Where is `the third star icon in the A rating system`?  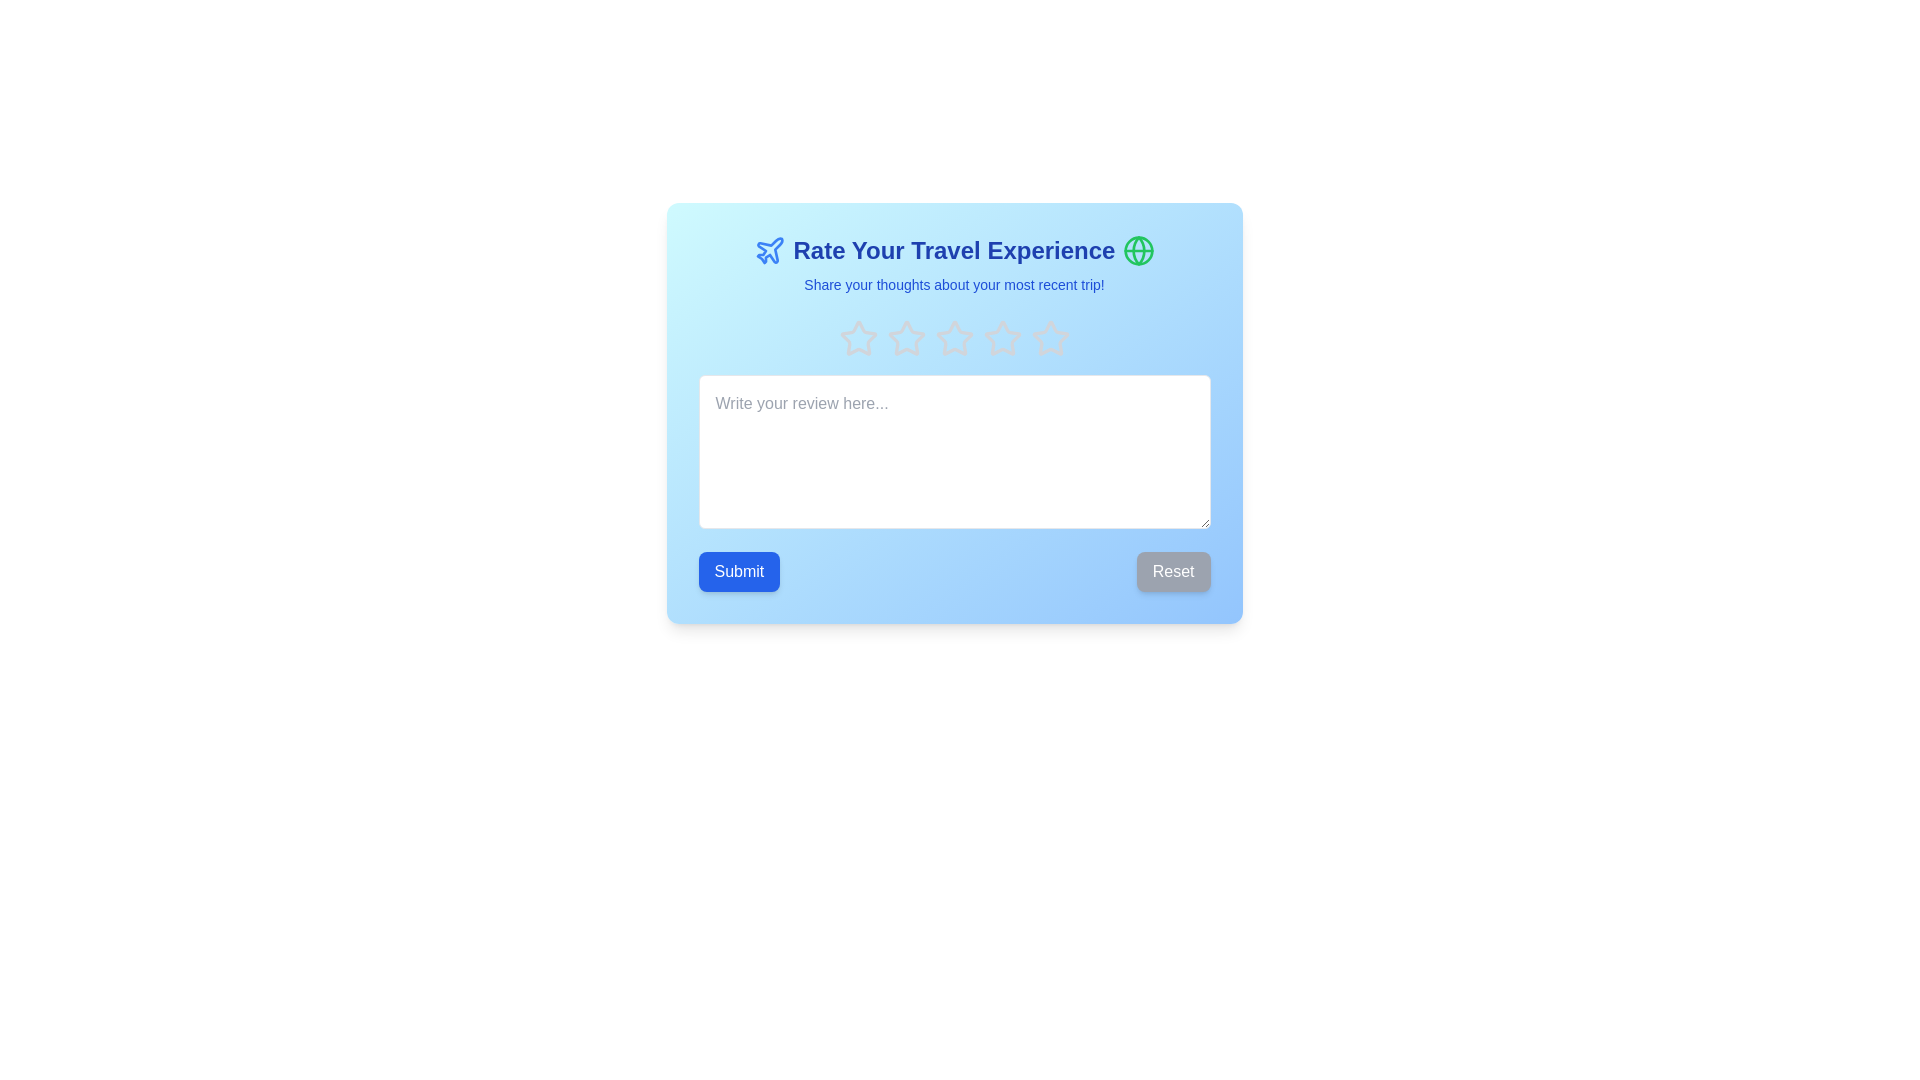
the third star icon in the A rating system is located at coordinates (953, 338).